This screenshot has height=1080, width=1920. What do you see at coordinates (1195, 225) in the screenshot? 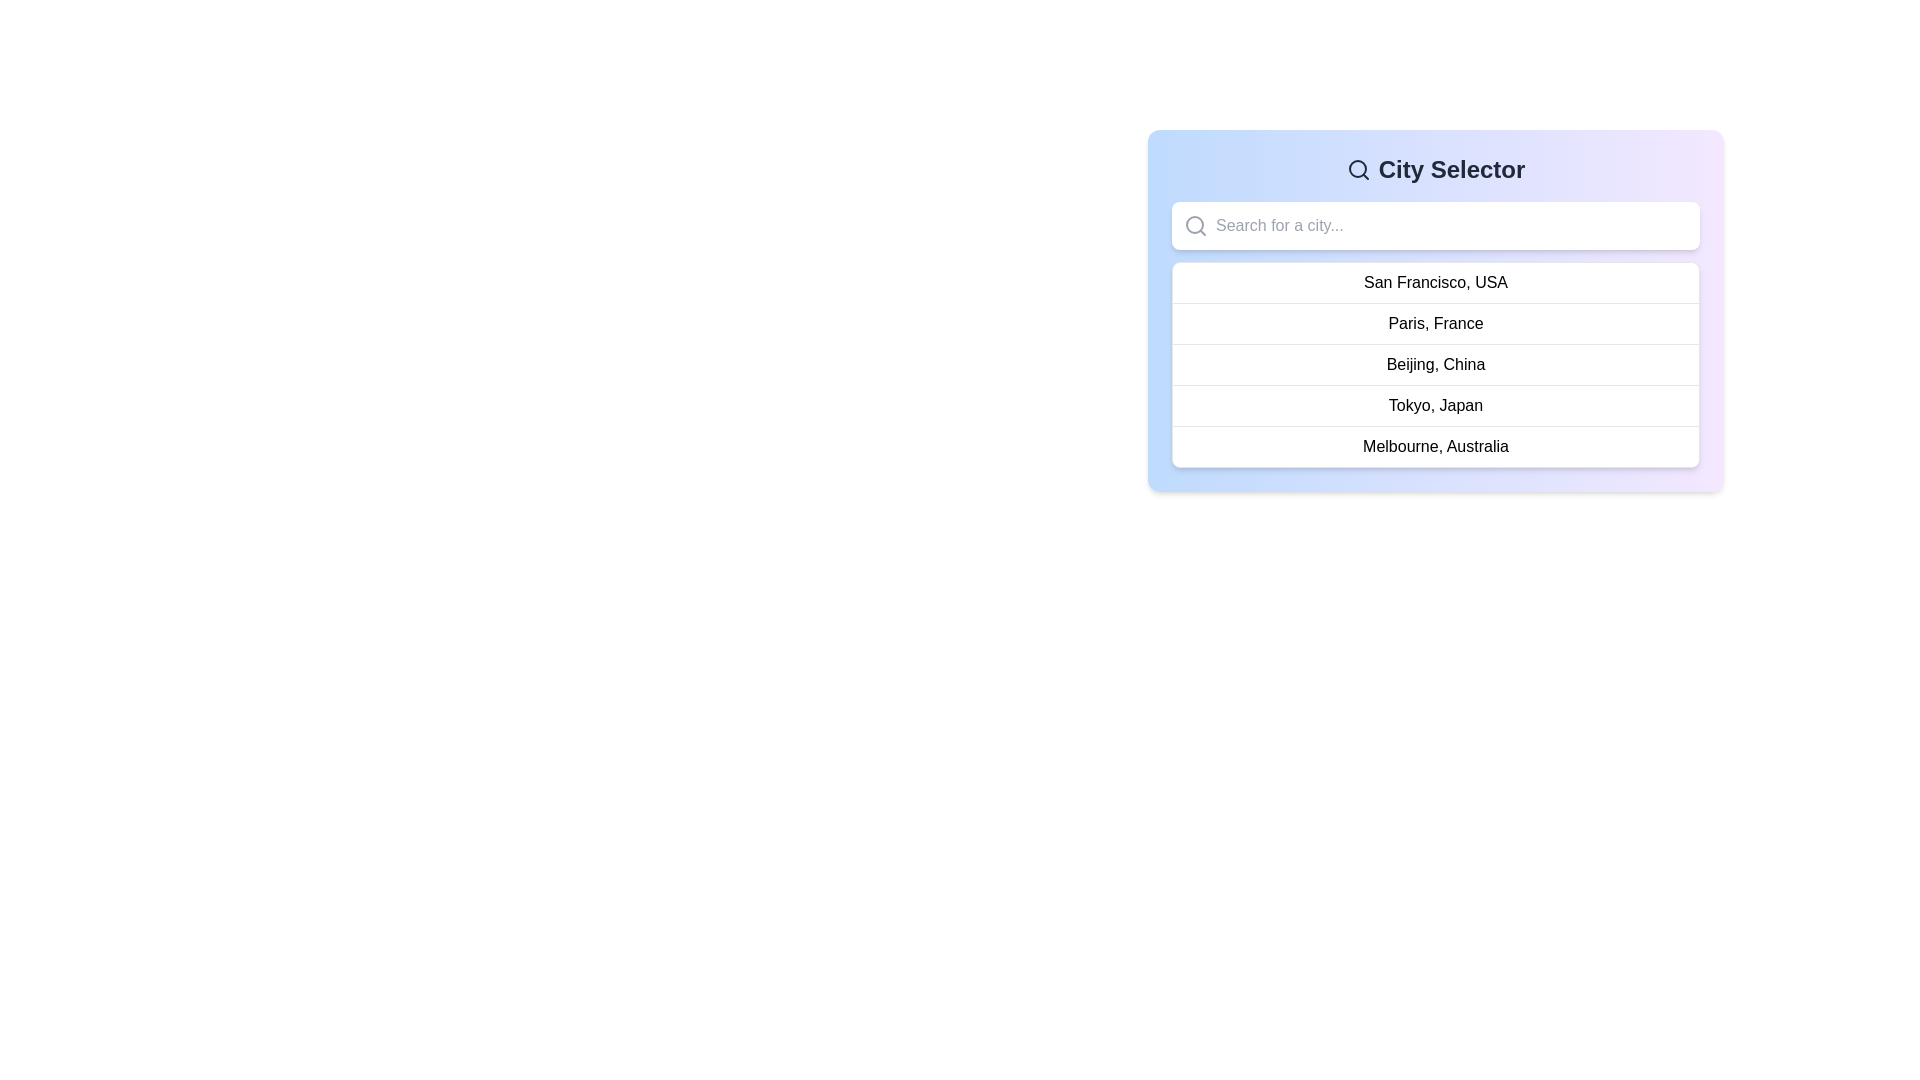
I see `the search icon located to the left of the input field labeled 'Search for a city...' within a white, rounded rectangle box` at bounding box center [1195, 225].